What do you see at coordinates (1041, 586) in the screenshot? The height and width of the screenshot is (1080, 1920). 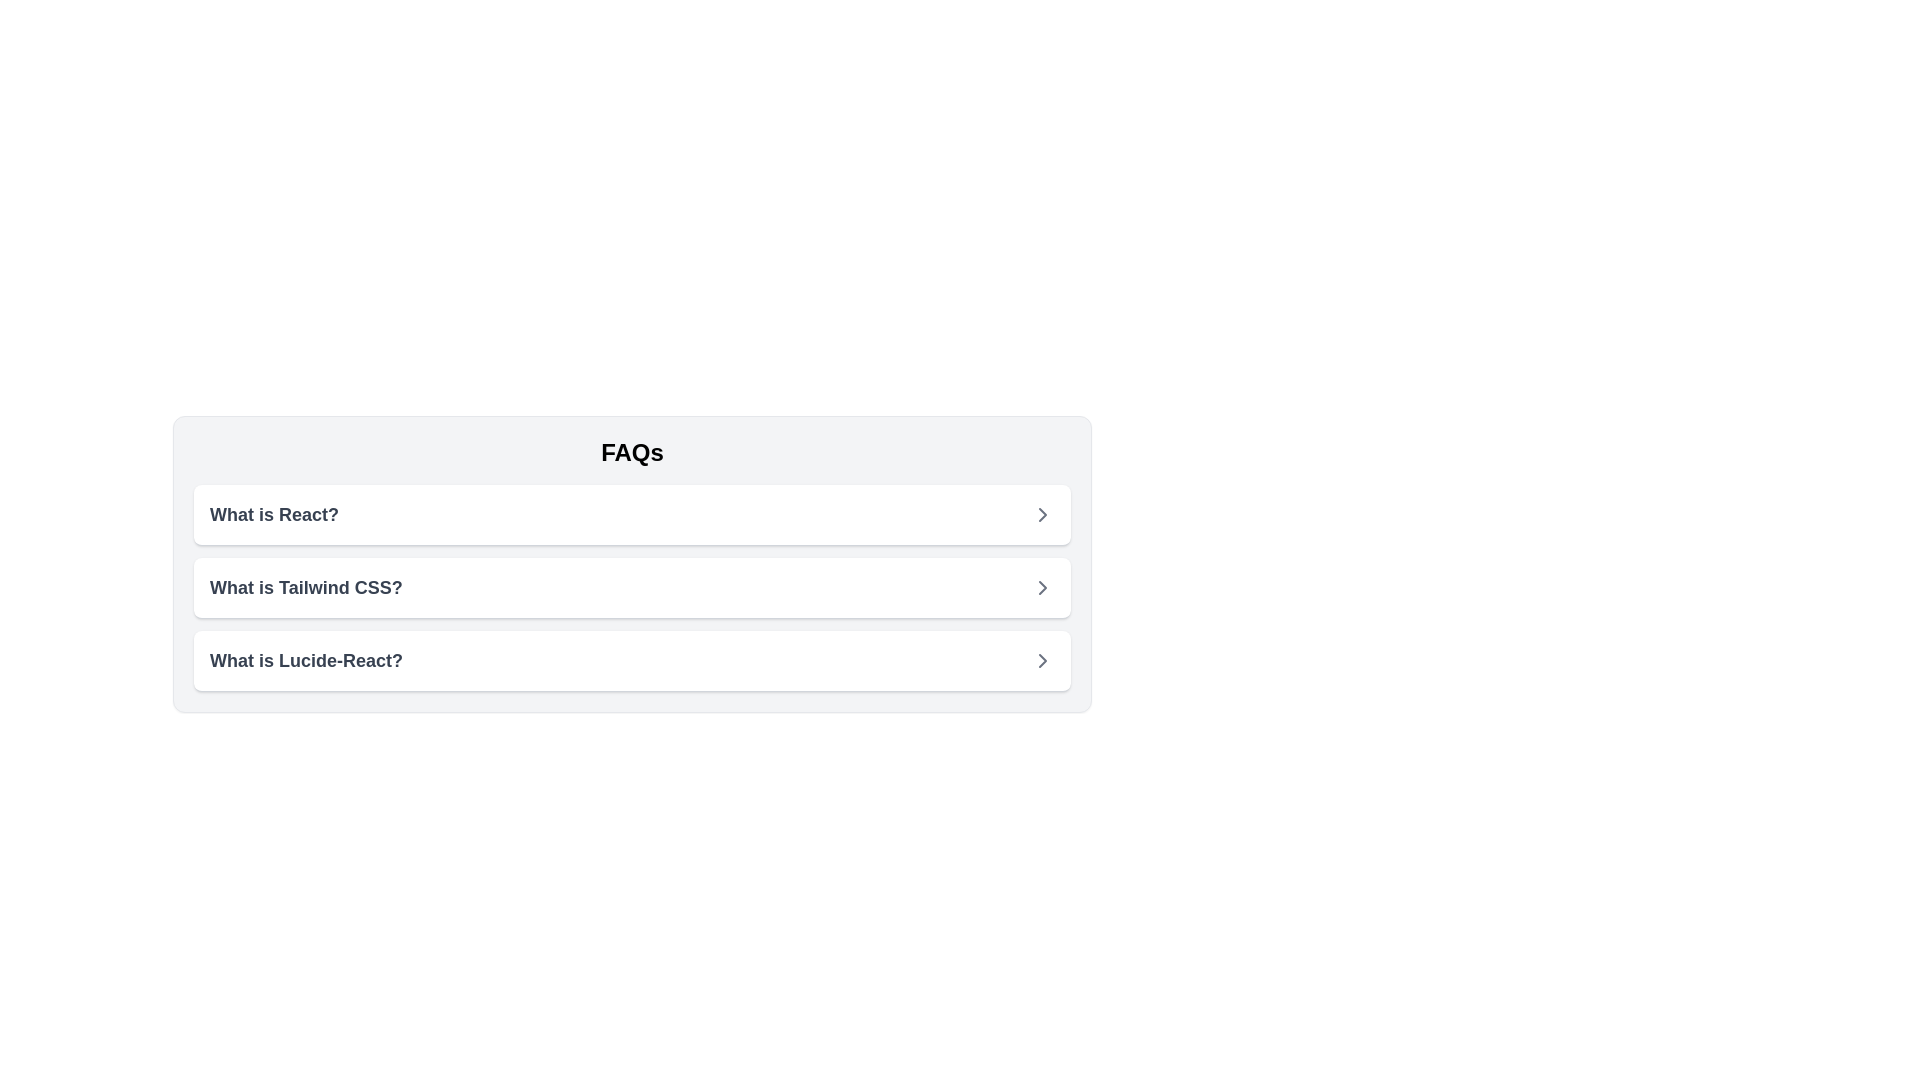 I see `the small rightwards arrow icon, styled with a black outline, located in the third row next to the 'What is Lucide-React?' header` at bounding box center [1041, 586].